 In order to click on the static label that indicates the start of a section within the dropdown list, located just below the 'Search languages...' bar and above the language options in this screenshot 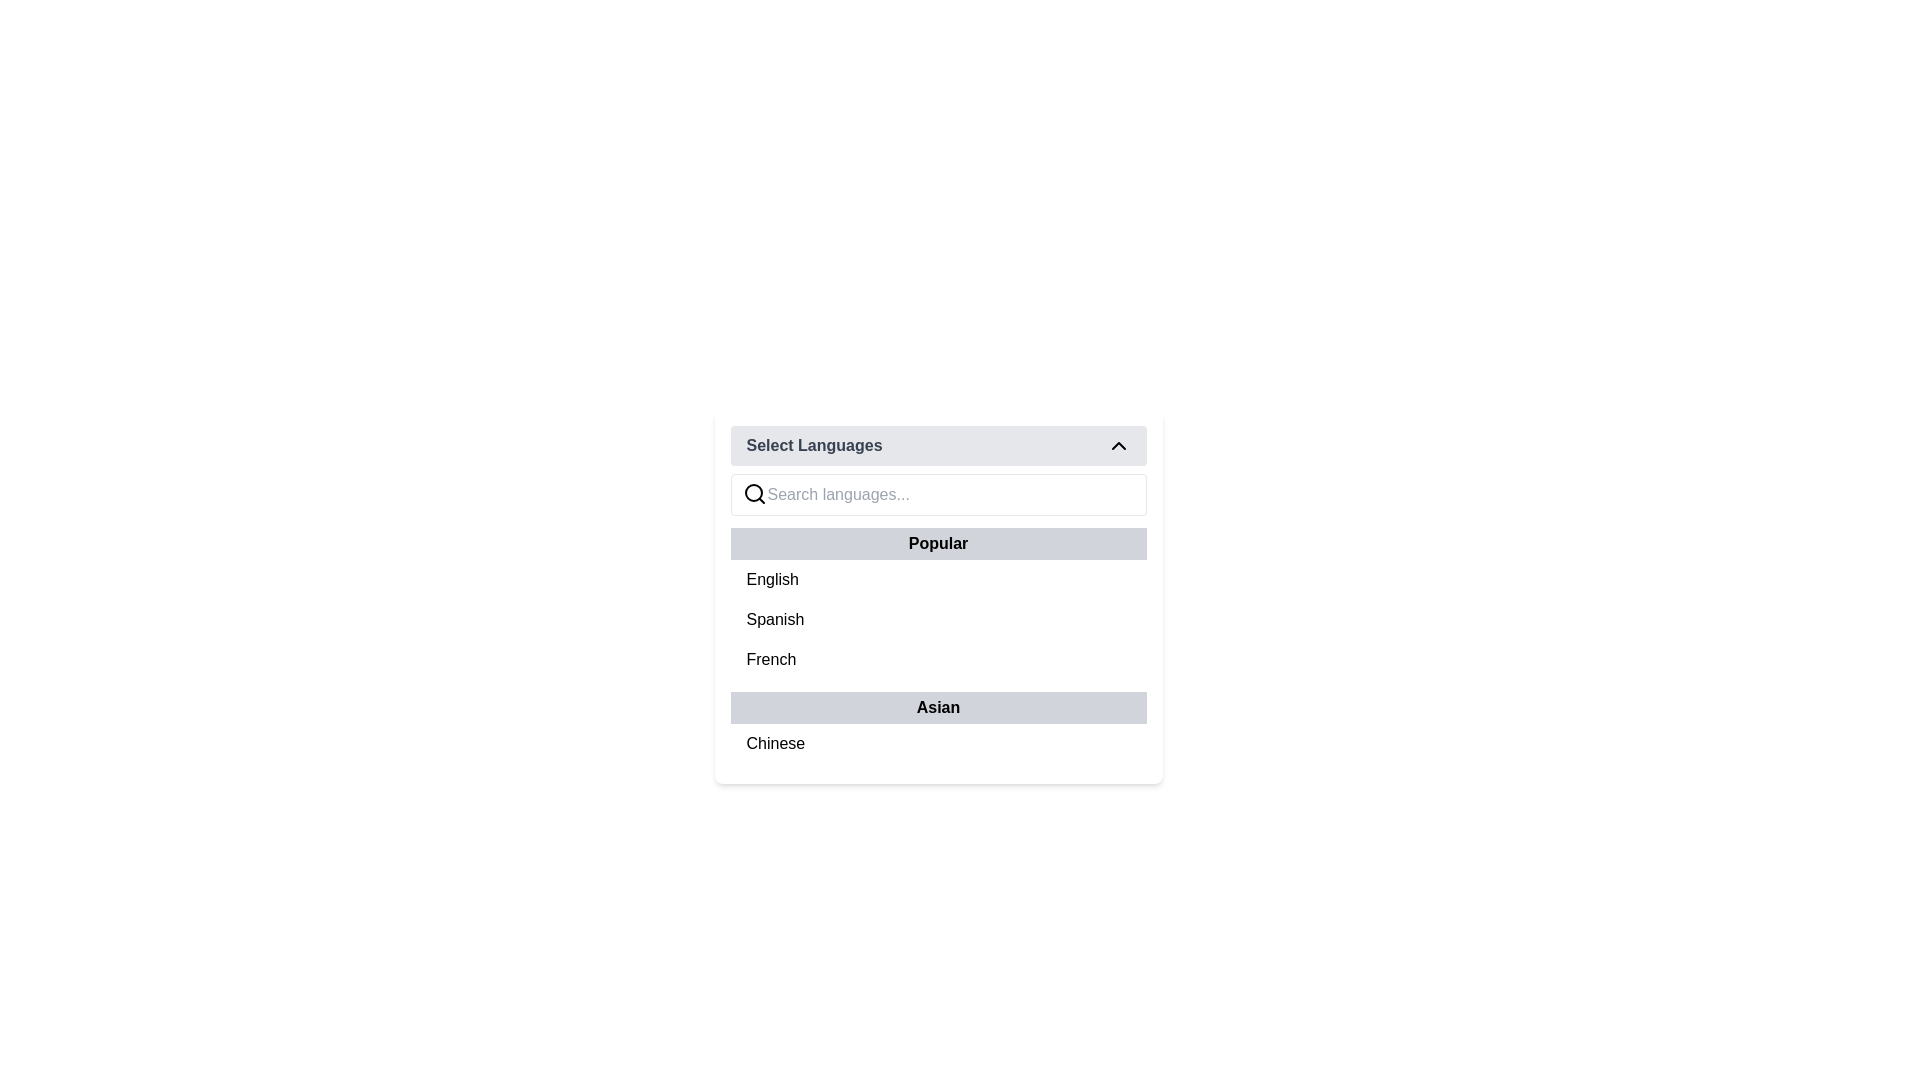, I will do `click(937, 543)`.